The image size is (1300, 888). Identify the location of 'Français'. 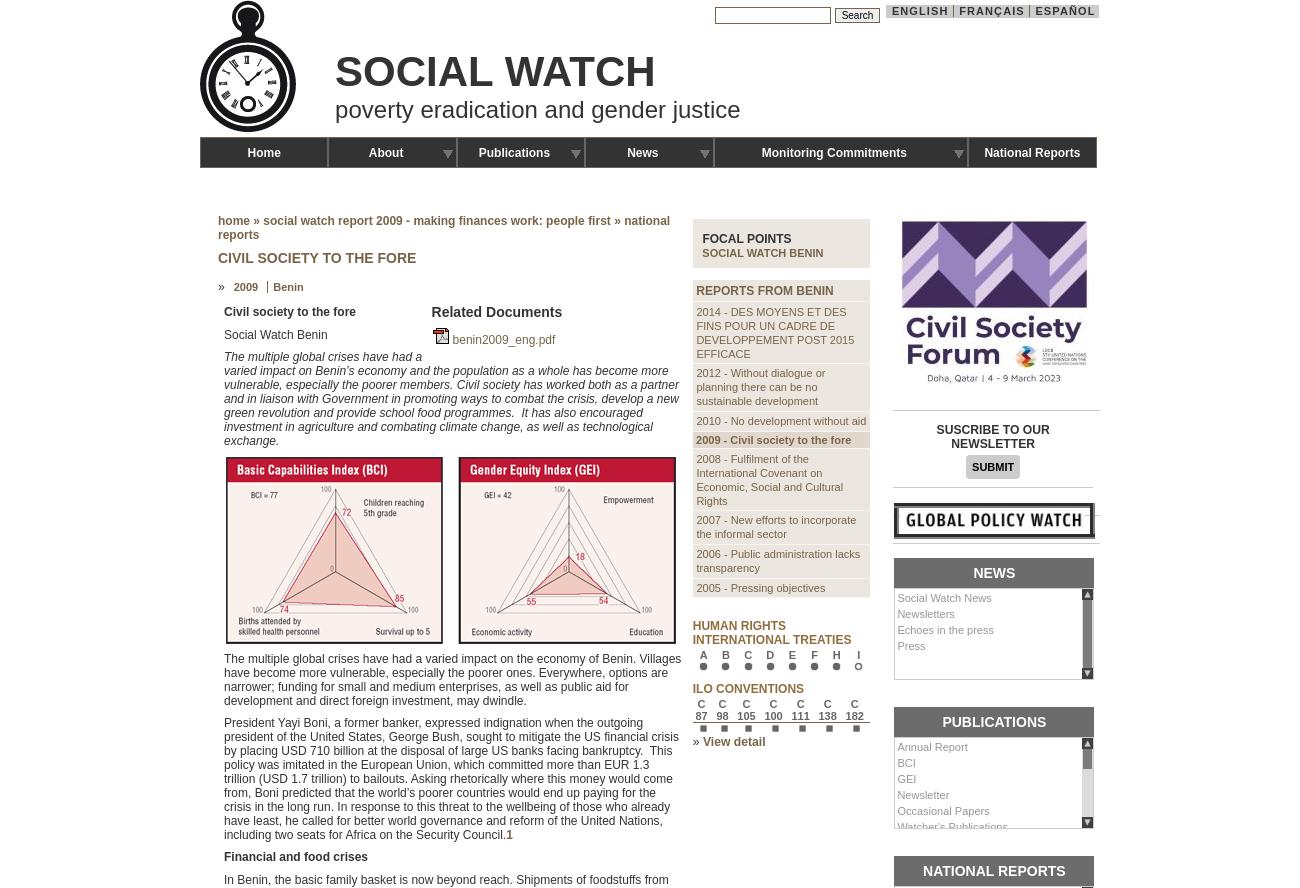
(959, 10).